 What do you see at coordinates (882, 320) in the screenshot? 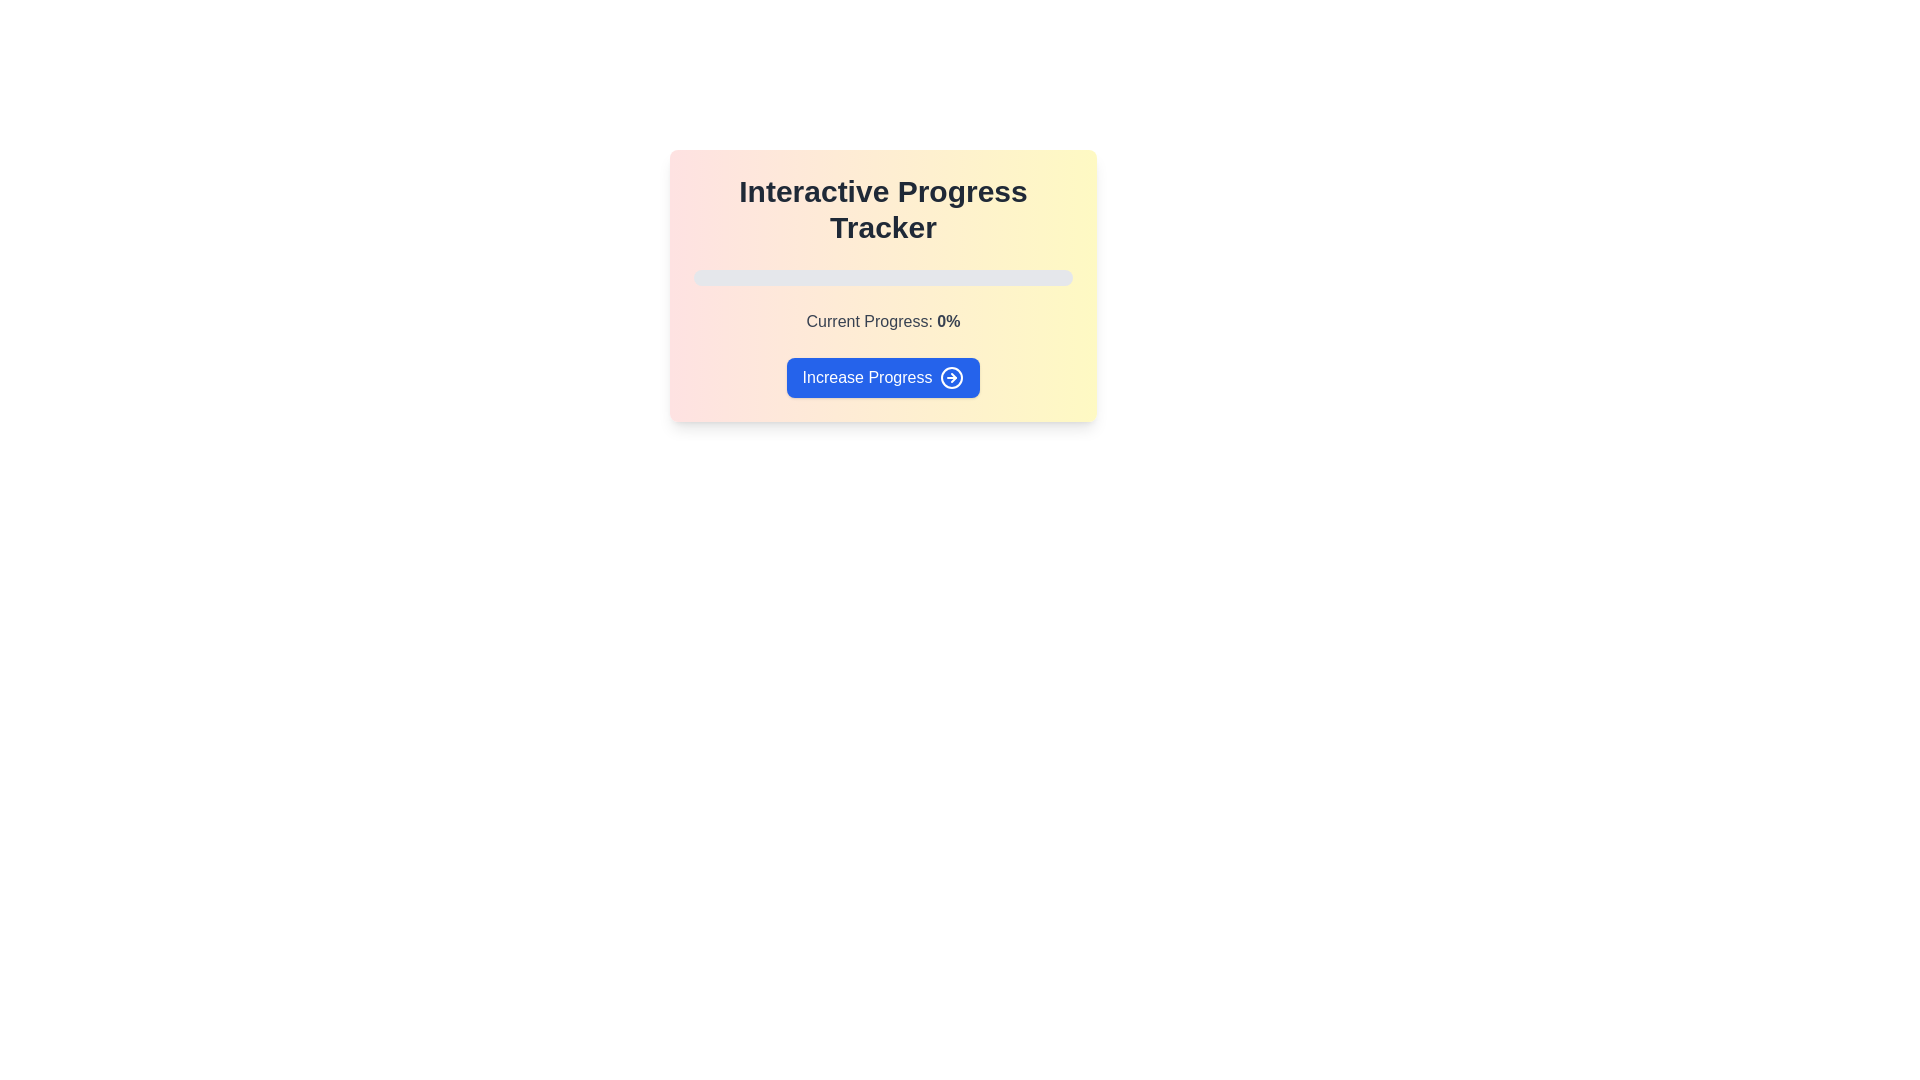
I see `text label that displays the user's current progress as a percentage, located below the progress bar and above the 'Increase Progress' button within a gradient-colored card` at bounding box center [882, 320].